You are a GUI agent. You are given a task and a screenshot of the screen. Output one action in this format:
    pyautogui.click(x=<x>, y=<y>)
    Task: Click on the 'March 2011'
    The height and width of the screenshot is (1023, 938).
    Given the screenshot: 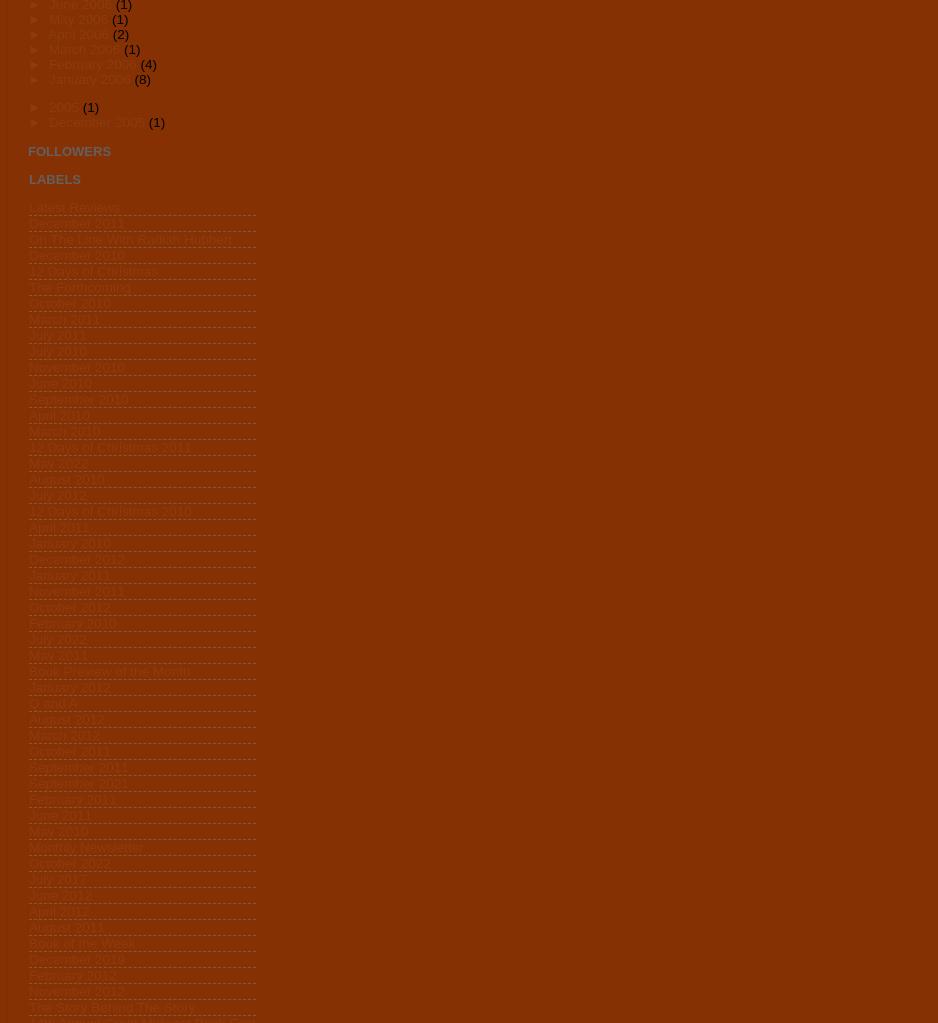 What is the action you would take?
    pyautogui.click(x=28, y=319)
    